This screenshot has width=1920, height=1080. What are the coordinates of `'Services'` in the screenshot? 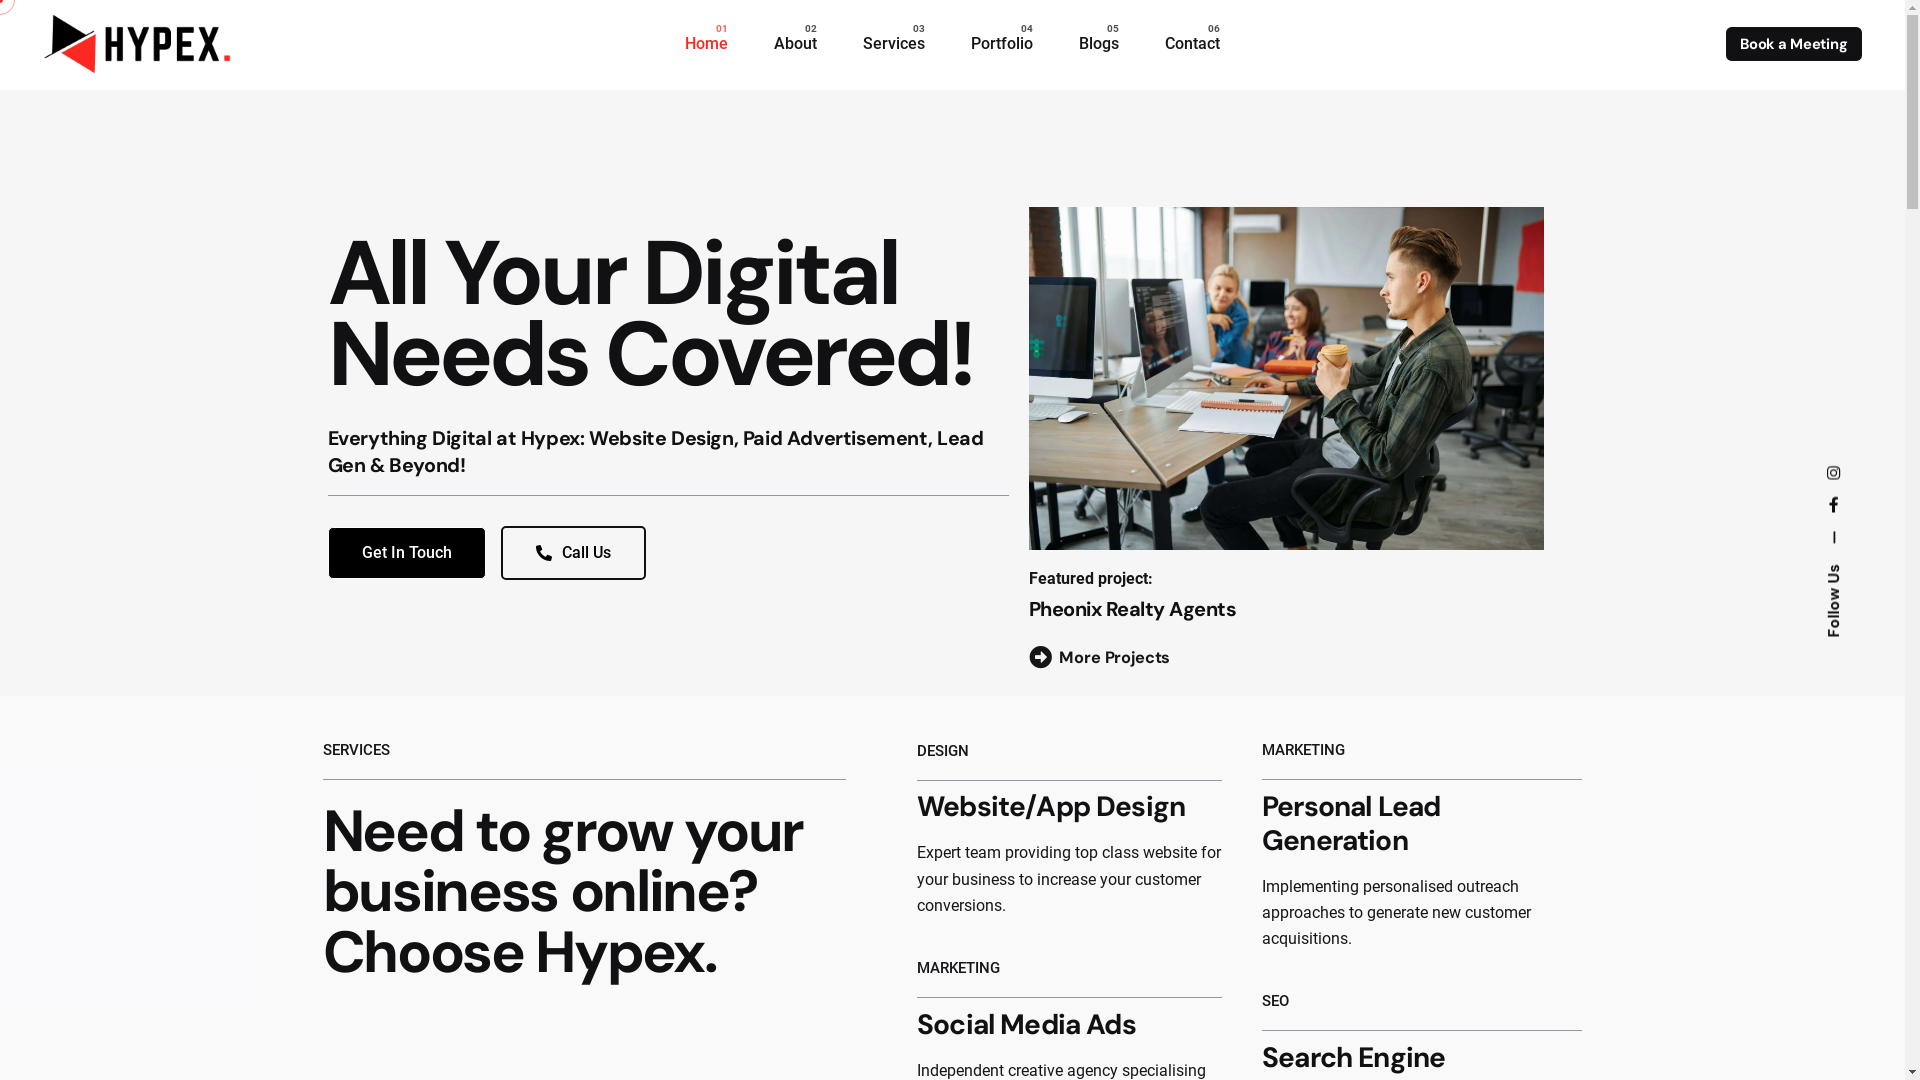 It's located at (892, 43).